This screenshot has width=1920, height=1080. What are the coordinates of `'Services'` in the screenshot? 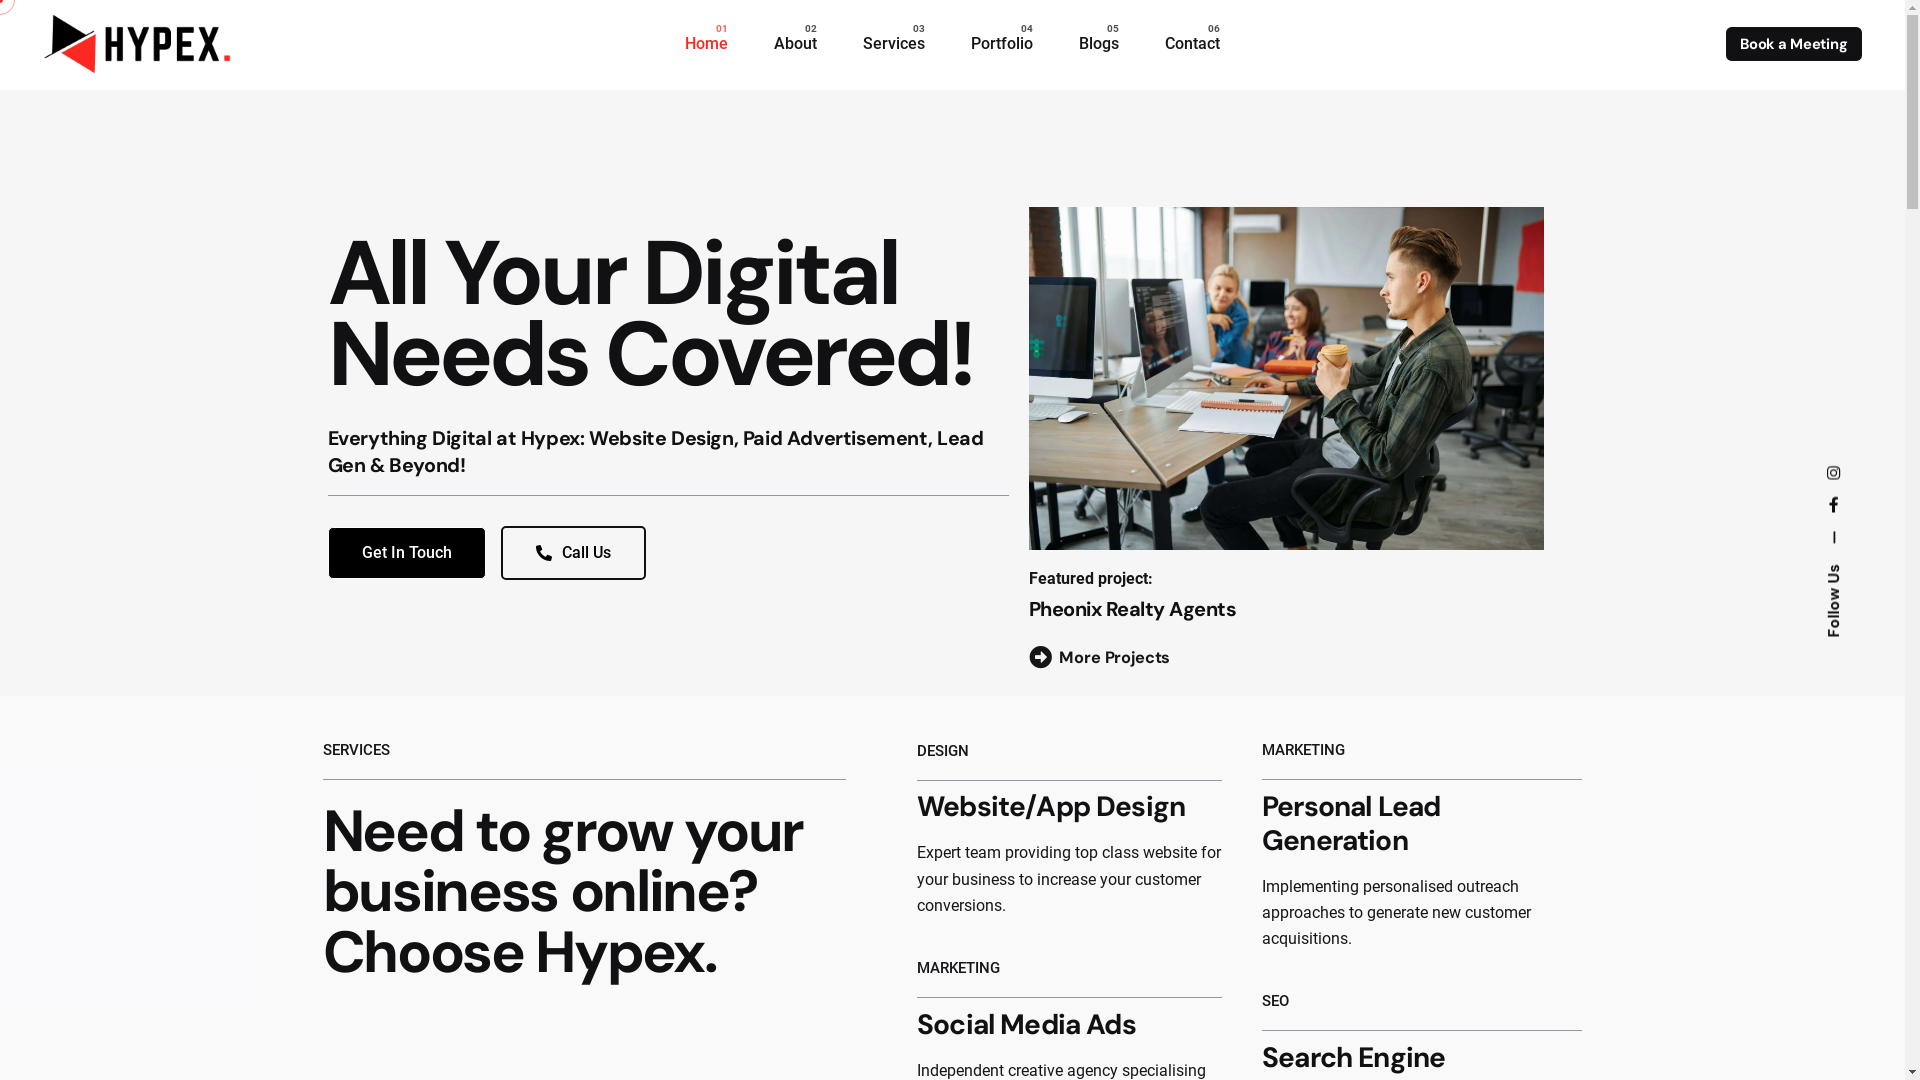 It's located at (892, 43).